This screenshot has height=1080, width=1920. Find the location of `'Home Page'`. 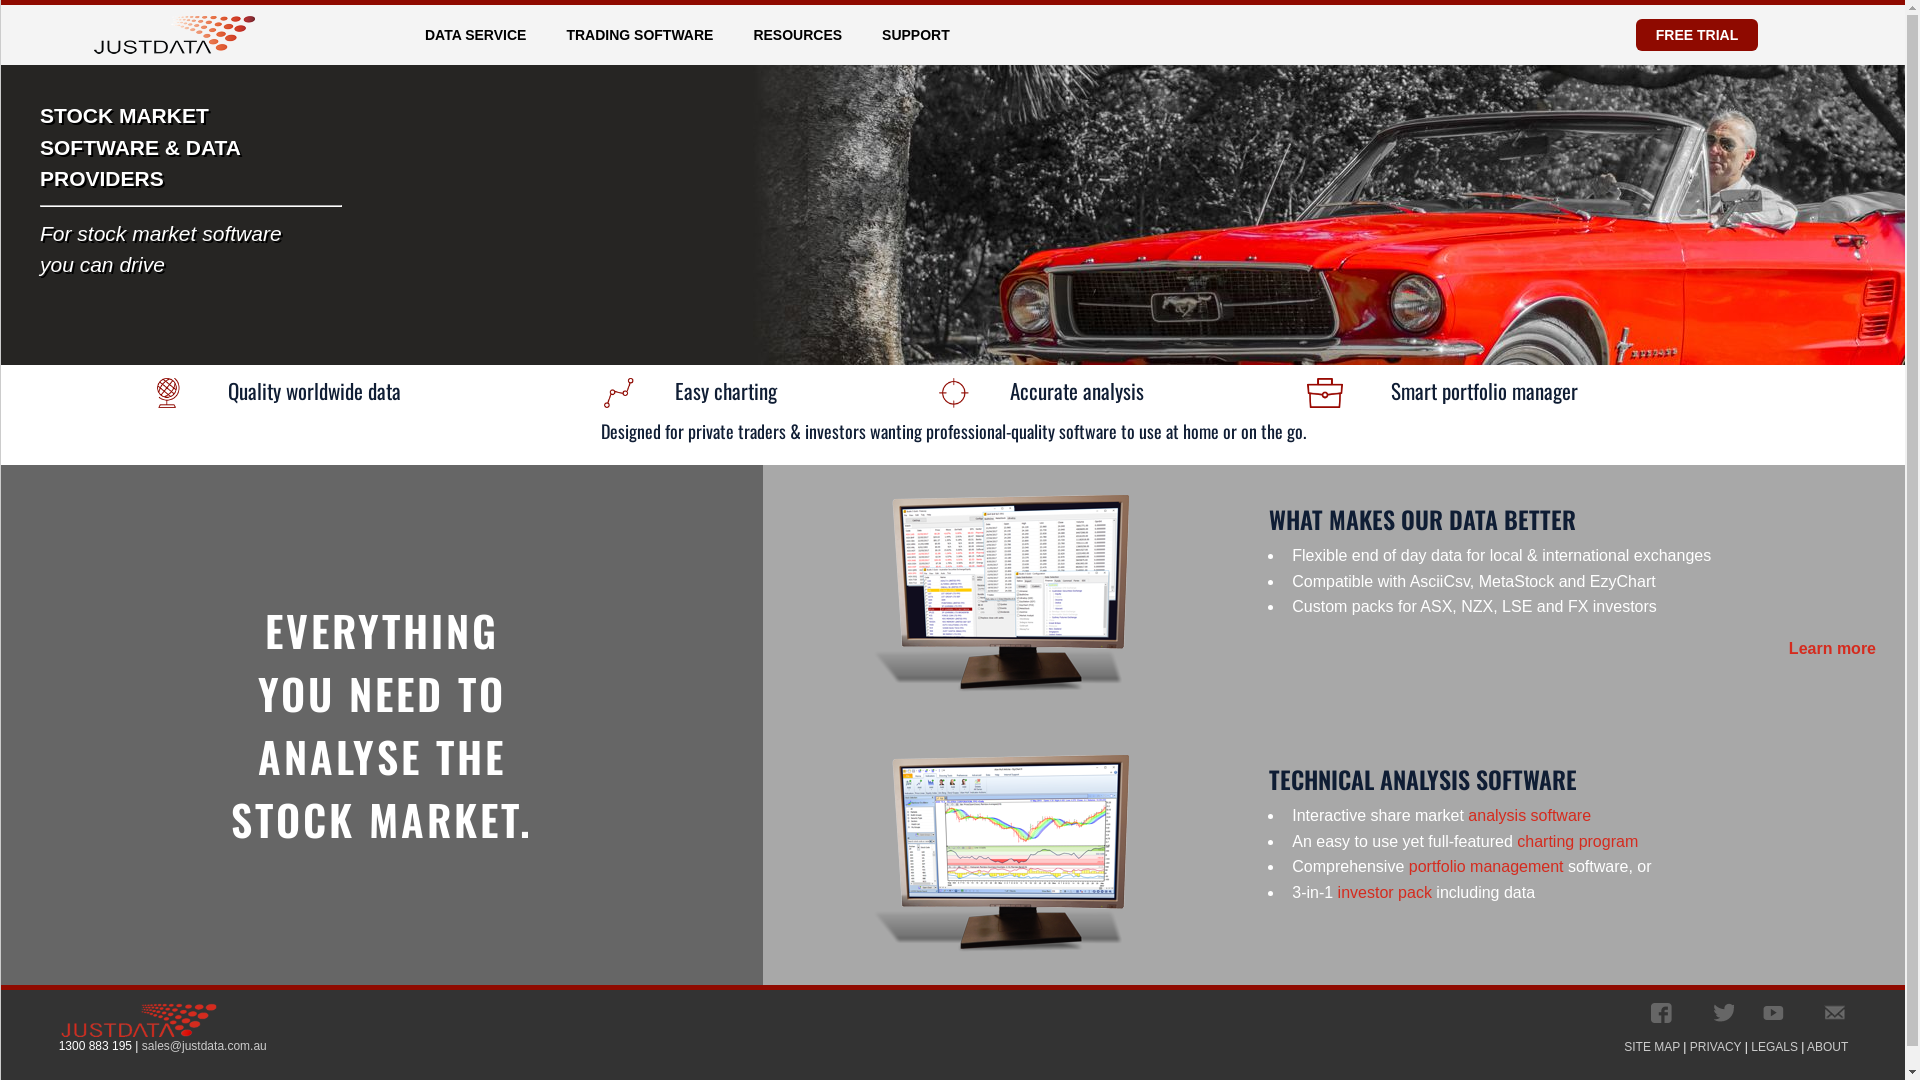

'Home Page' is located at coordinates (174, 34).